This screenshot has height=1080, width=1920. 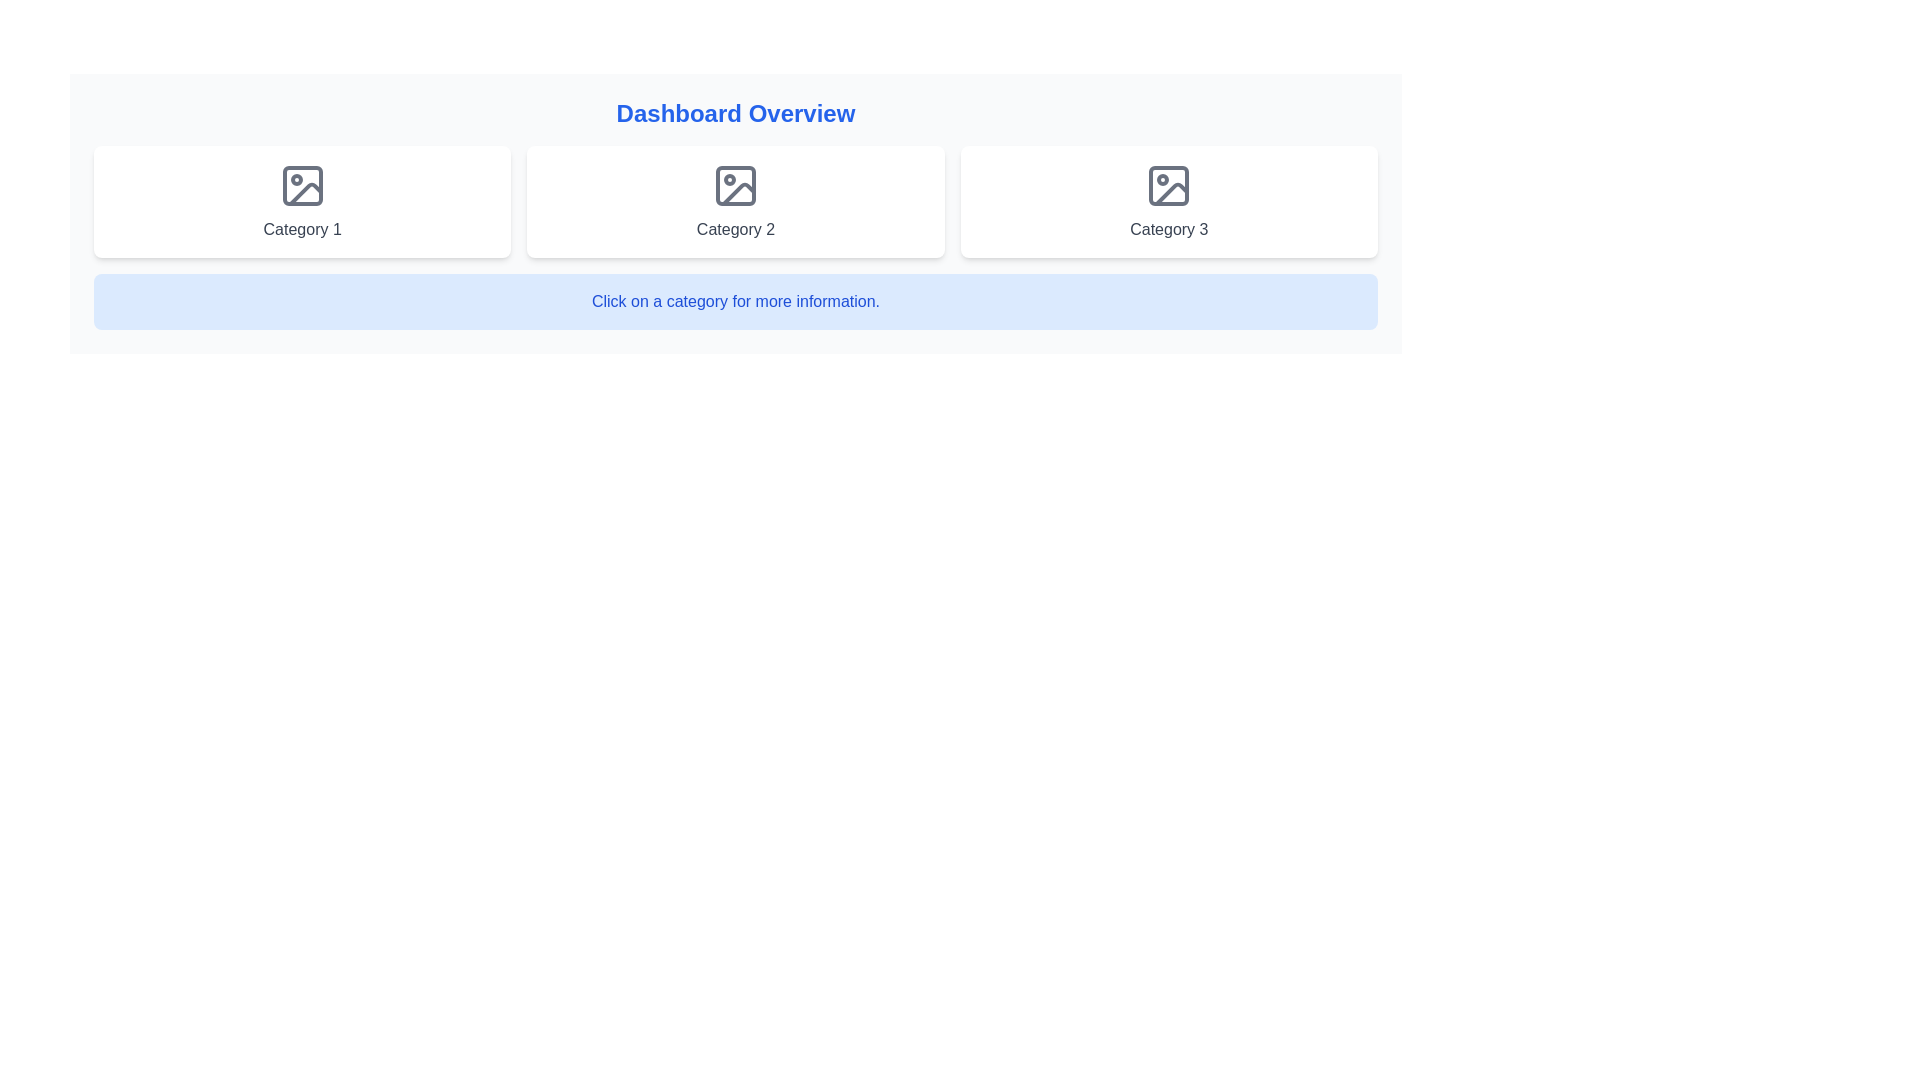 I want to click on the decorative icon that symbolizes an image placeholder located within the 'Category 2' card, which is the middle card under the 'Dashboard Overview' title, so click(x=734, y=185).